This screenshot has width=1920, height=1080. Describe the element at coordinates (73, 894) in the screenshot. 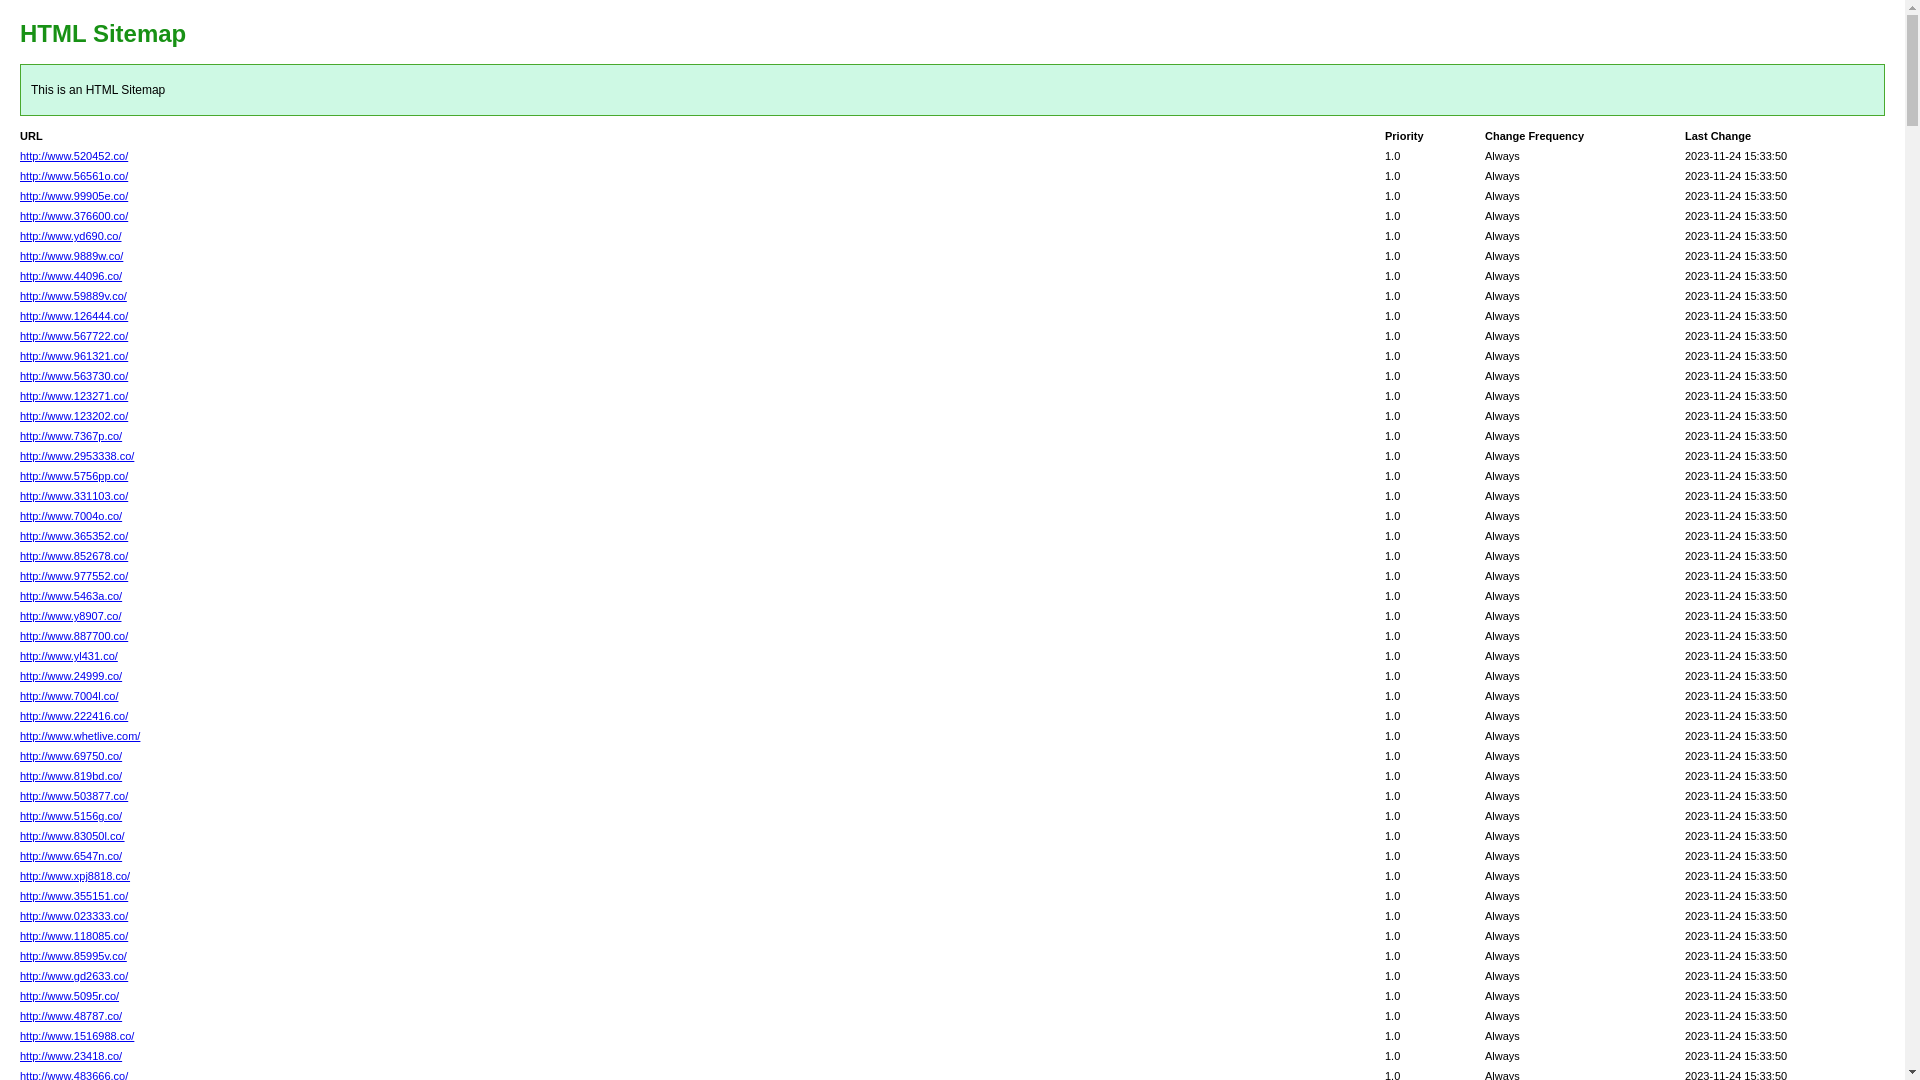

I see `'http://www.355151.co/'` at that location.